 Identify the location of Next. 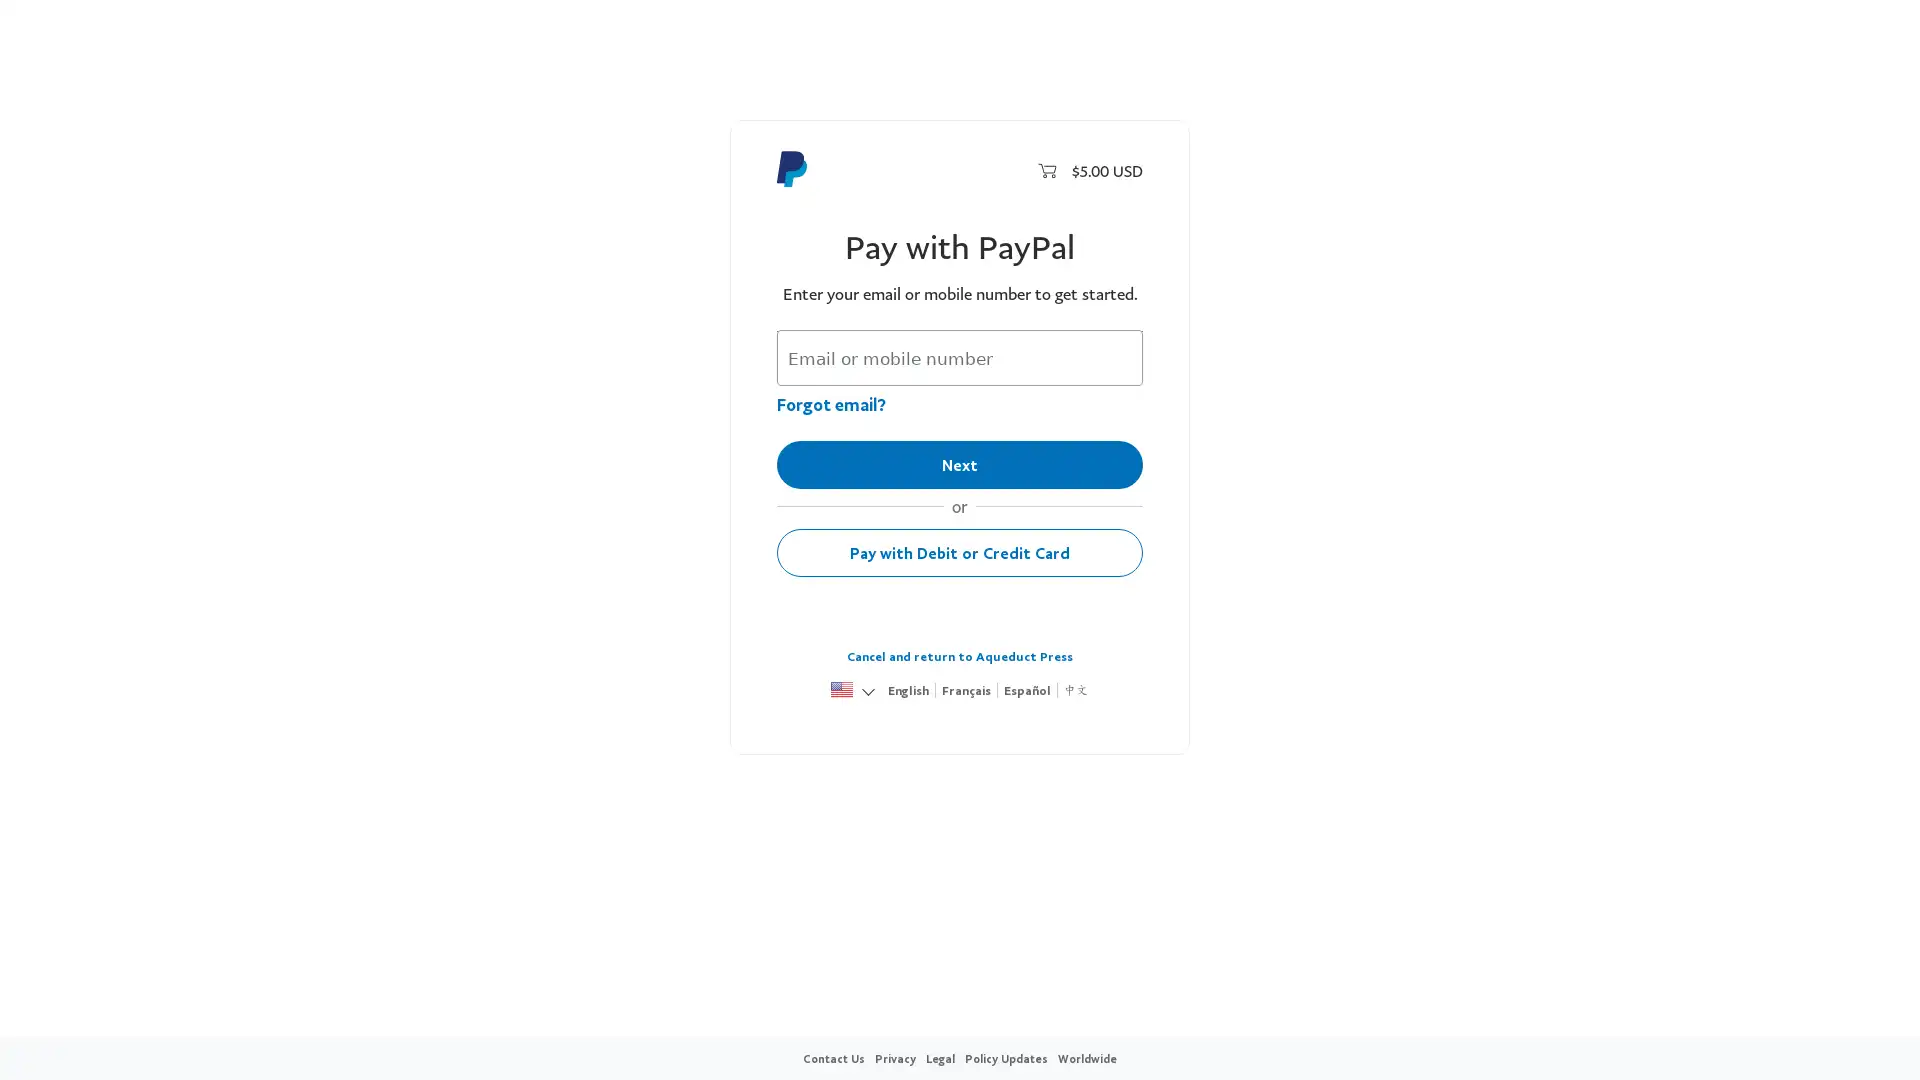
(960, 465).